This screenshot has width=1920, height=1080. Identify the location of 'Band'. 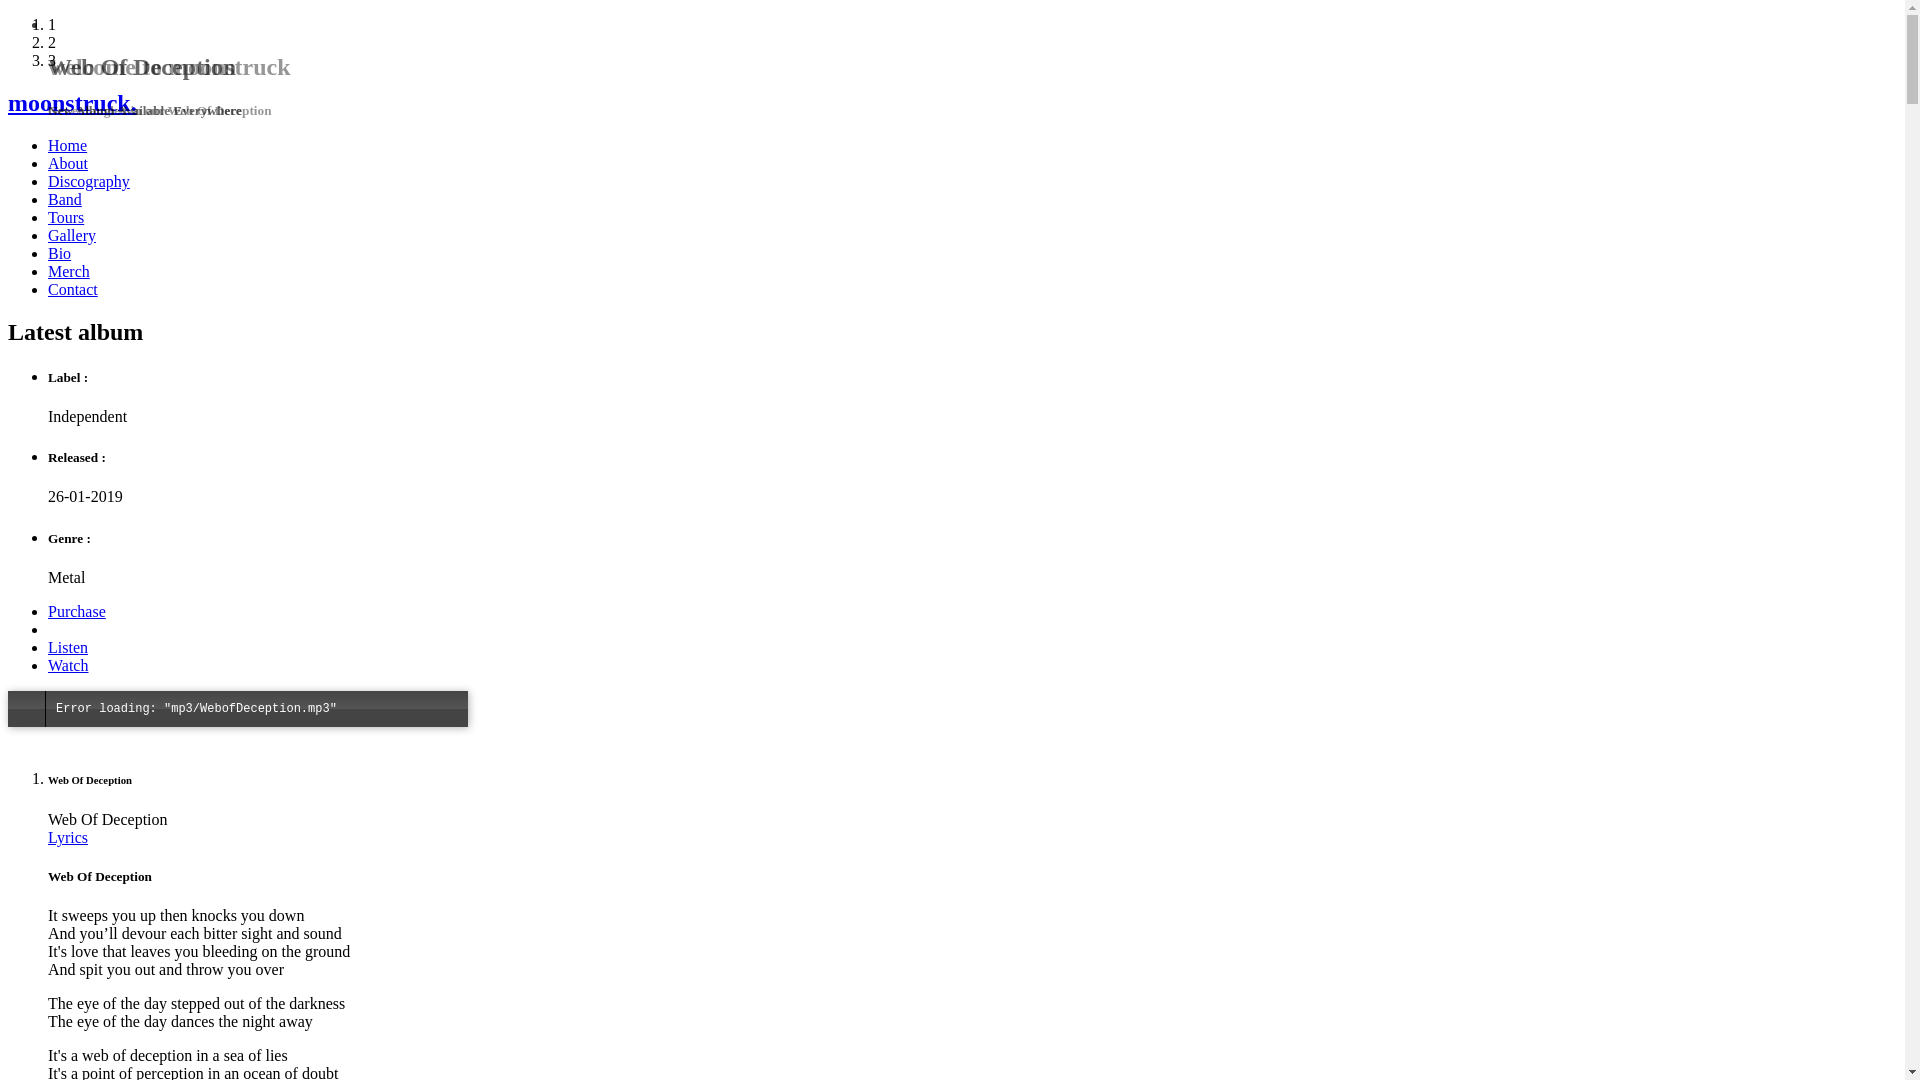
(65, 199).